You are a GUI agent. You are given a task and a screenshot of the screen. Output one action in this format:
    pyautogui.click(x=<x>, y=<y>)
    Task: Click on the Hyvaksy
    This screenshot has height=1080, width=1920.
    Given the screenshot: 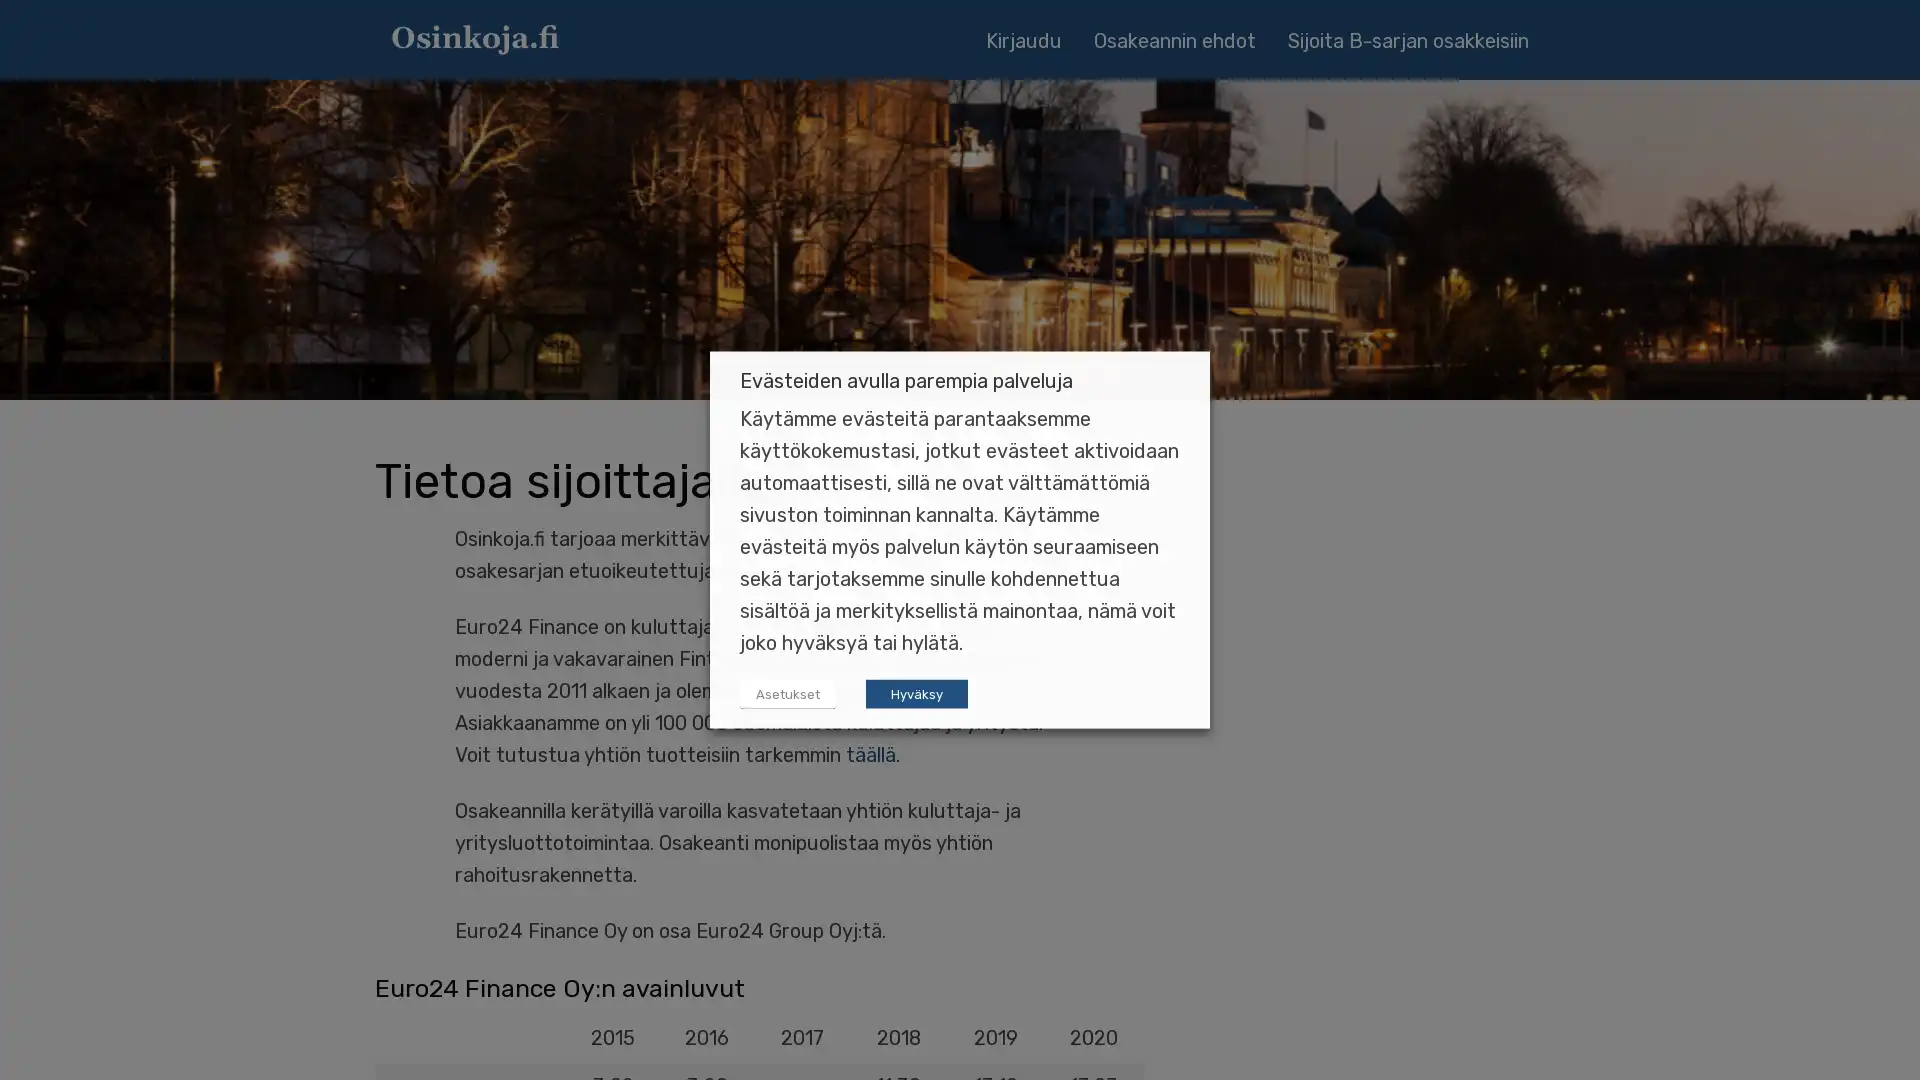 What is the action you would take?
    pyautogui.click(x=915, y=692)
    